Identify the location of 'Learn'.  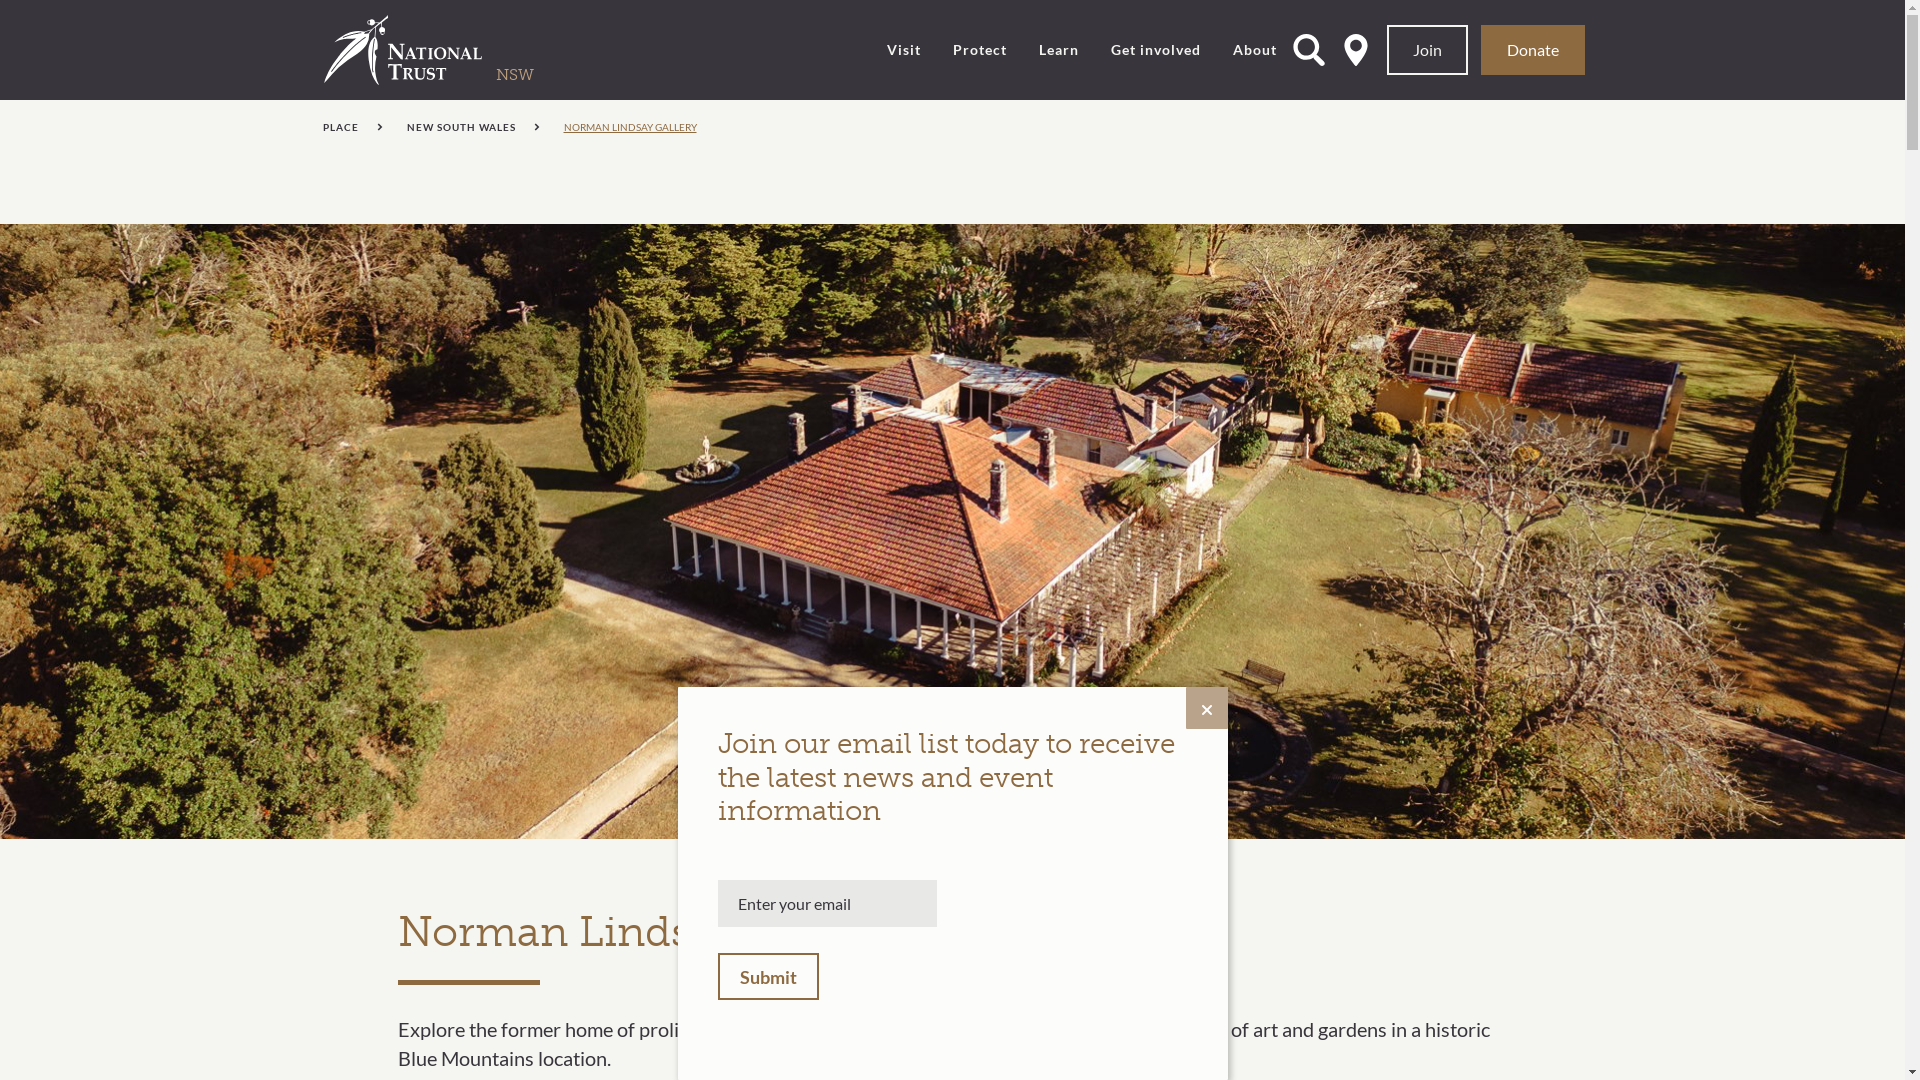
(1058, 49).